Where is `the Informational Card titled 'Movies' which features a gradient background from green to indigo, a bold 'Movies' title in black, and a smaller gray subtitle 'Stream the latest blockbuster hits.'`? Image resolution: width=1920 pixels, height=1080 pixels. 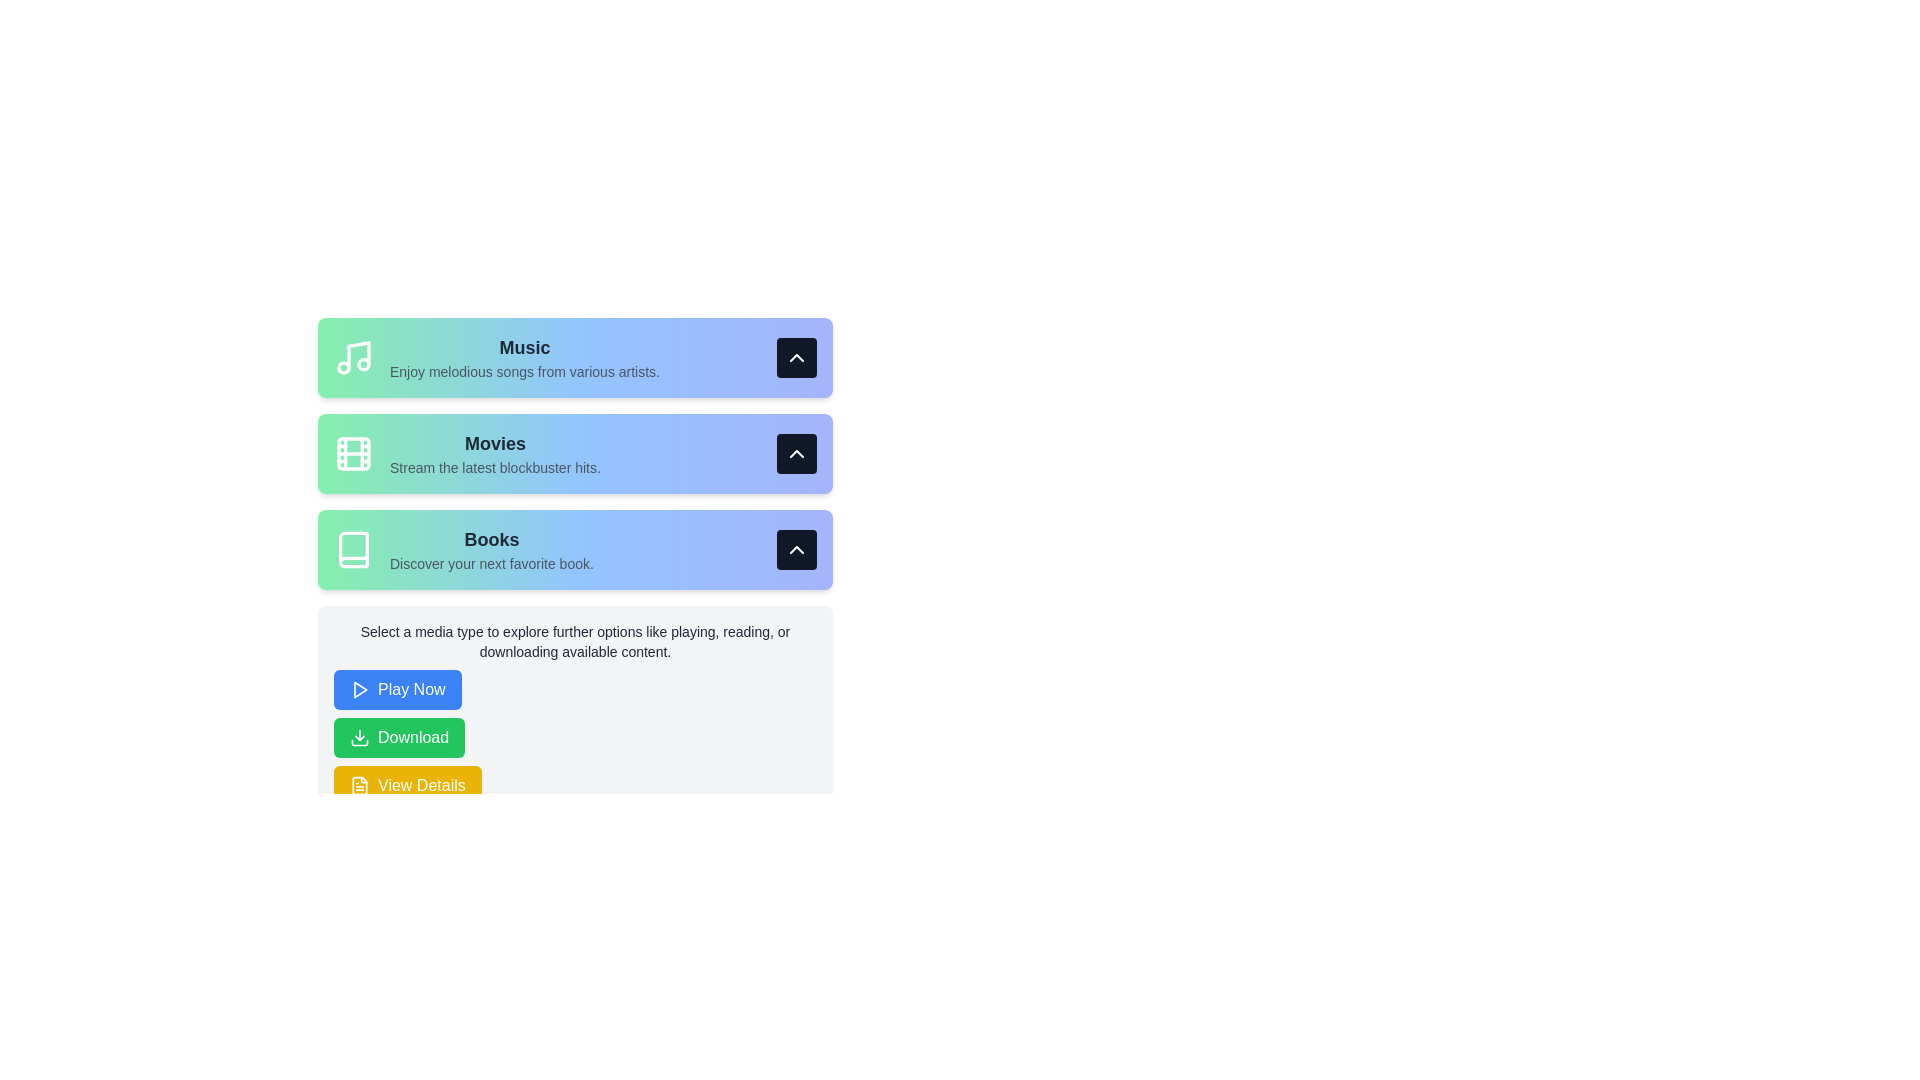
the Informational Card titled 'Movies' which features a gradient background from green to indigo, a bold 'Movies' title in black, and a smaller gray subtitle 'Stream the latest blockbuster hits.' is located at coordinates (574, 454).